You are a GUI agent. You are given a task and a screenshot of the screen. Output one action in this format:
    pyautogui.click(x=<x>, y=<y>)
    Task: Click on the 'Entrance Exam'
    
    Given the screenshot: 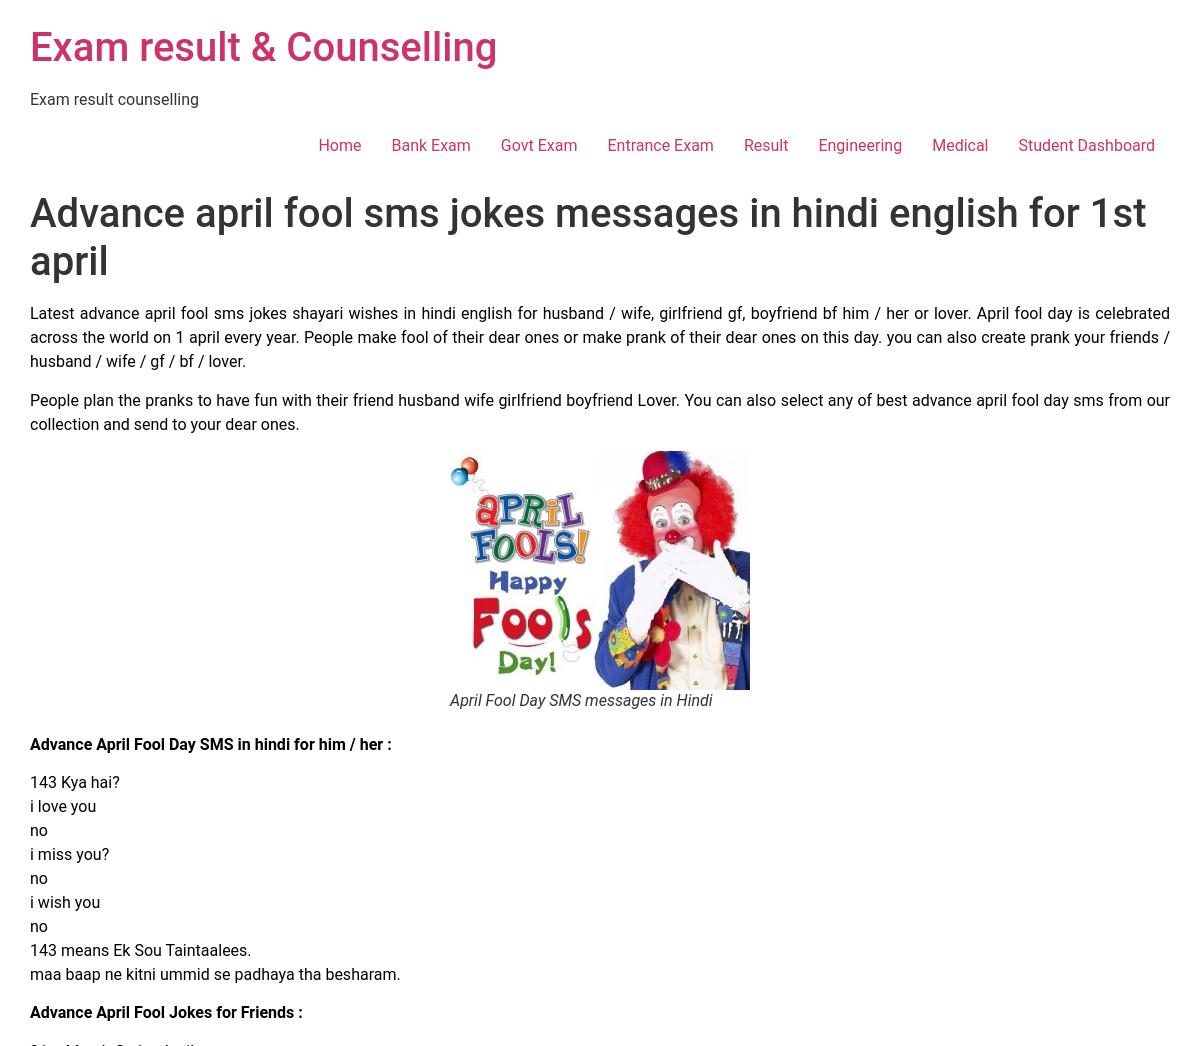 What is the action you would take?
    pyautogui.click(x=606, y=144)
    